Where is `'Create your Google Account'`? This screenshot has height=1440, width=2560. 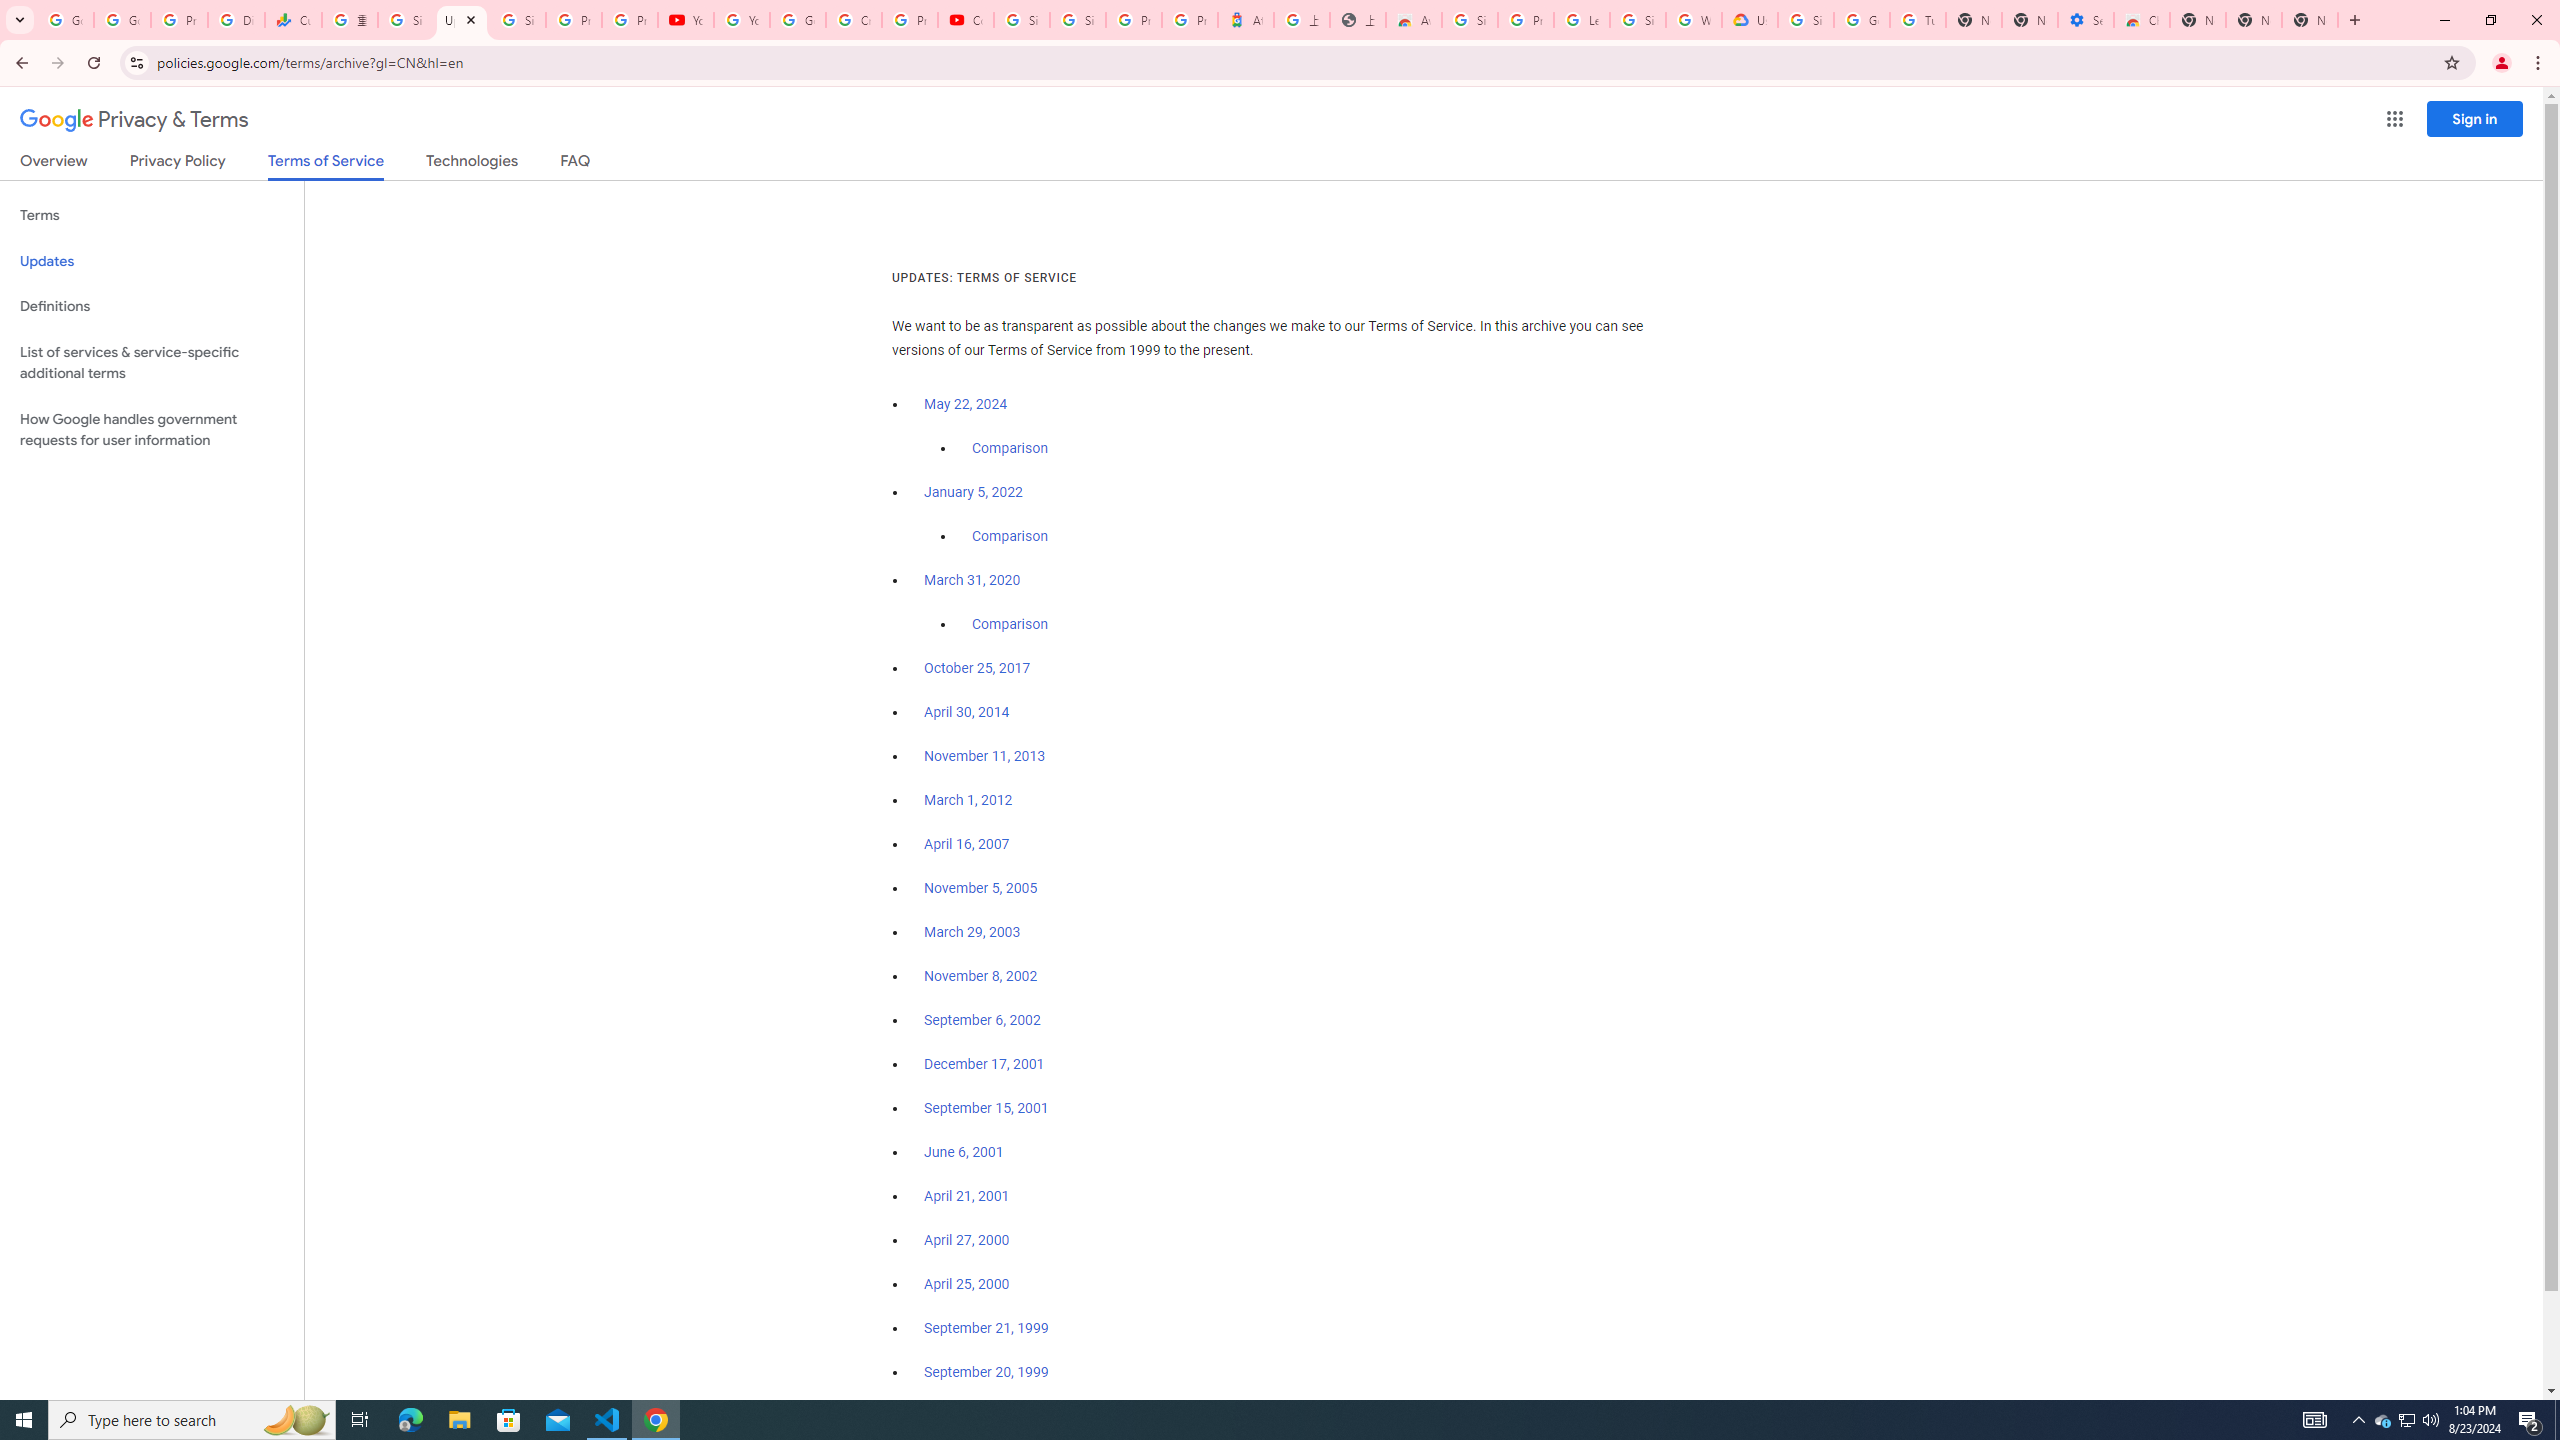 'Create your Google Account' is located at coordinates (852, 19).